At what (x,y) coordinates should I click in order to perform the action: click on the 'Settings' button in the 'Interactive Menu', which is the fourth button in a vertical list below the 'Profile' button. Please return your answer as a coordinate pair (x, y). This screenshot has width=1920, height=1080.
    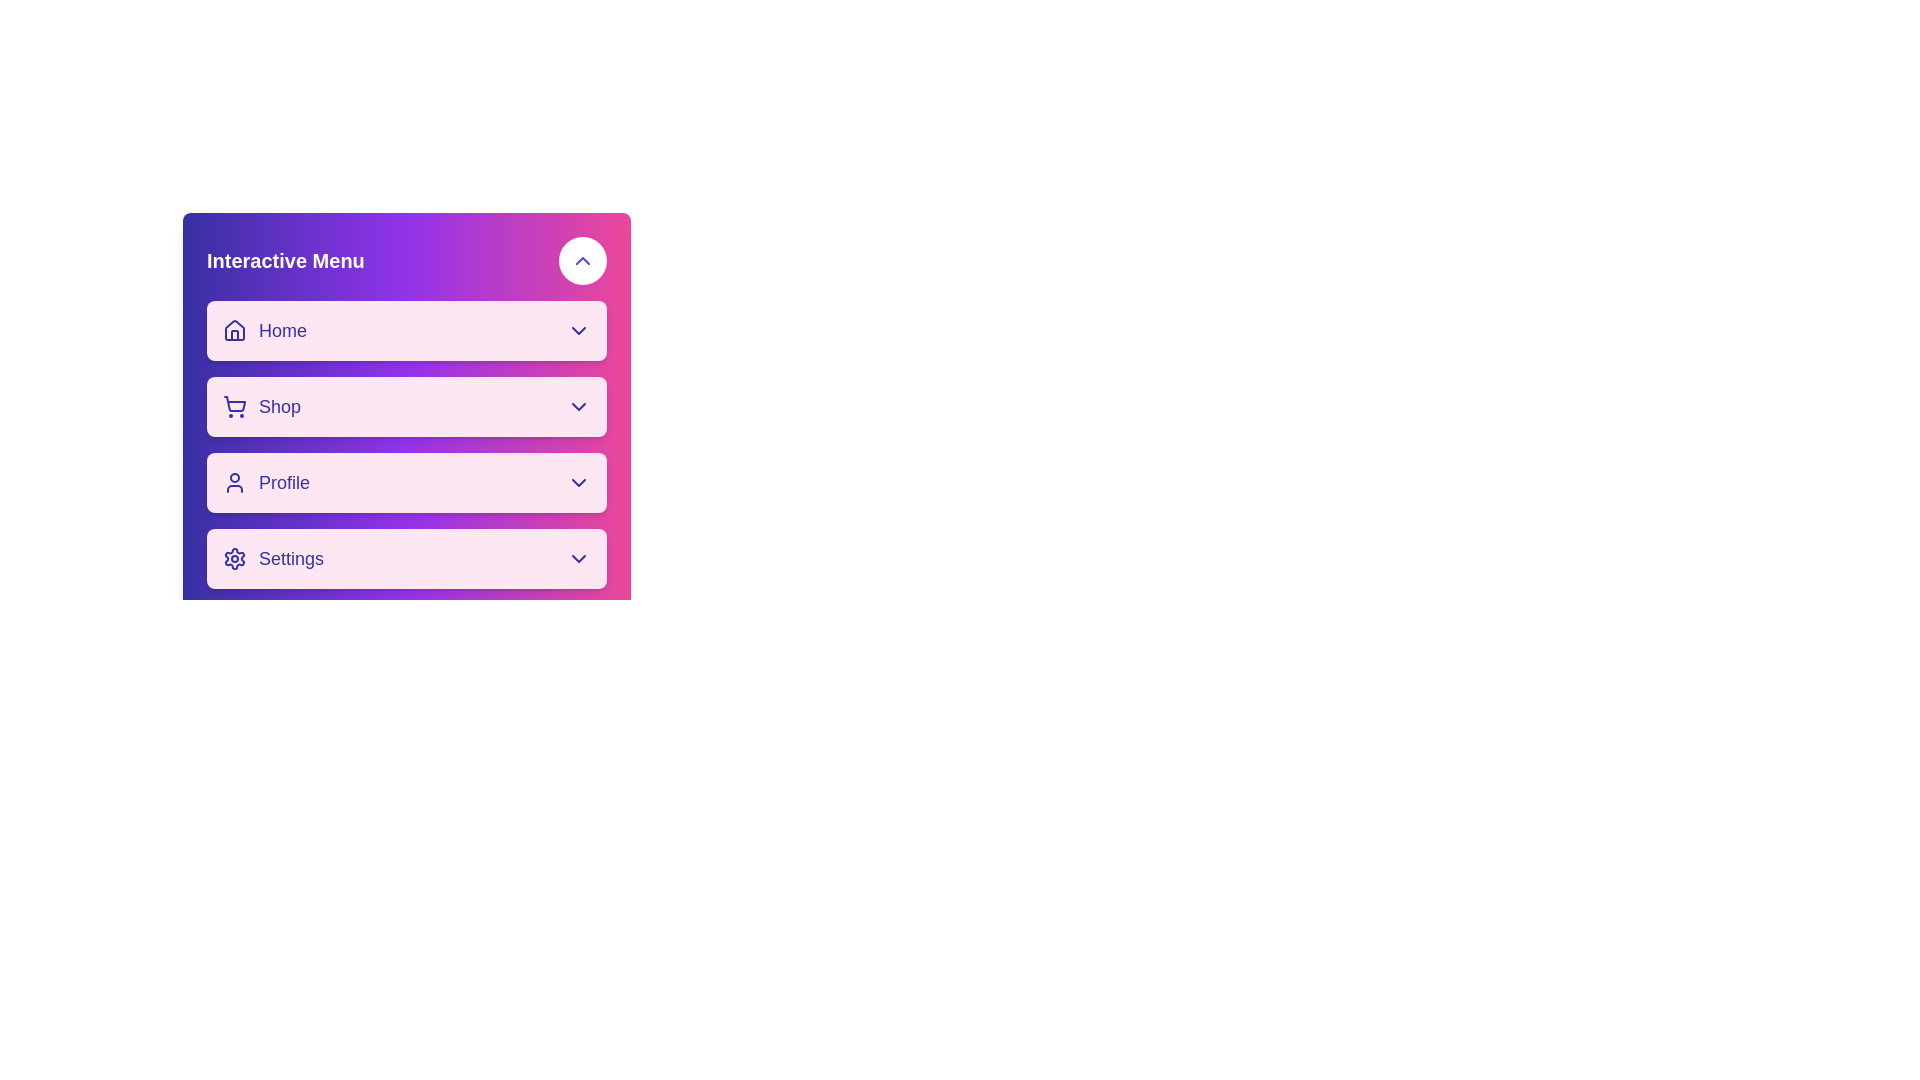
    Looking at the image, I should click on (406, 559).